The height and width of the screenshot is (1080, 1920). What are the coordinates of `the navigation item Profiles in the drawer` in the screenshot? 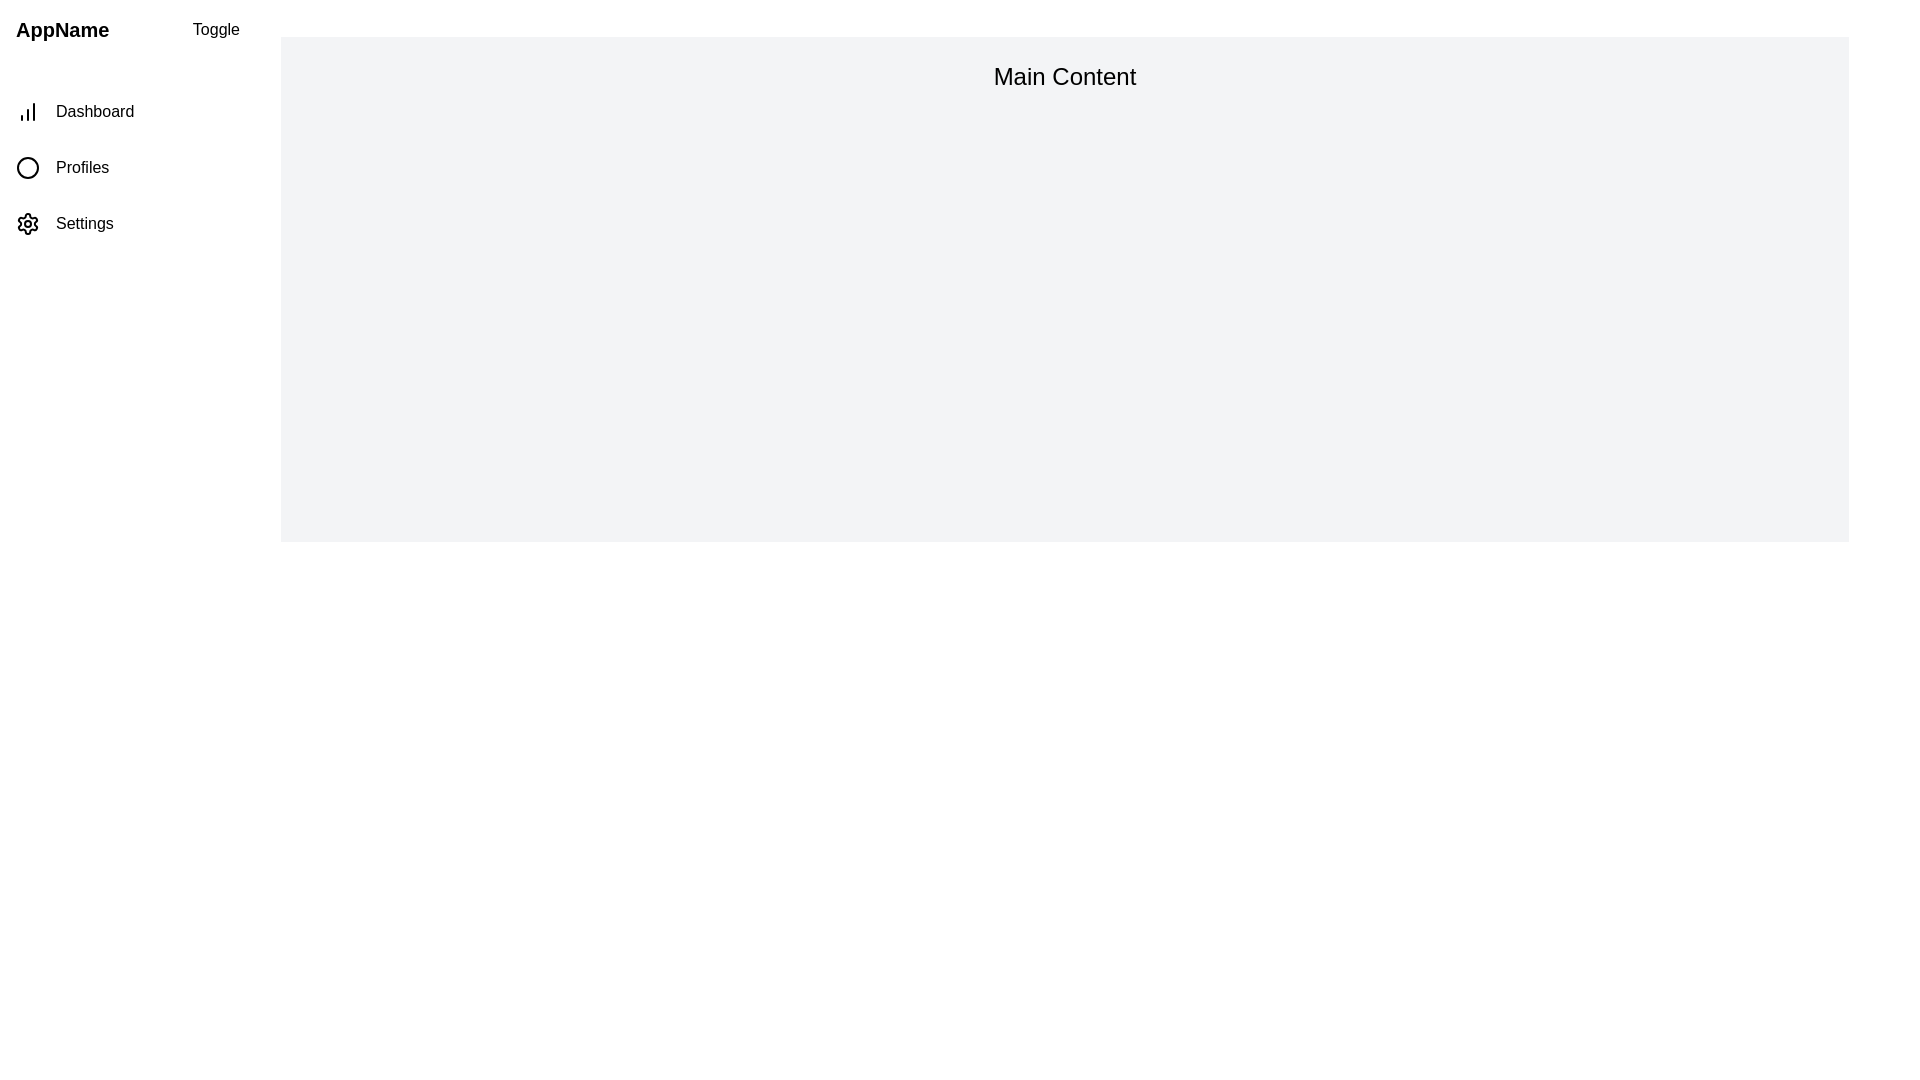 It's located at (127, 167).